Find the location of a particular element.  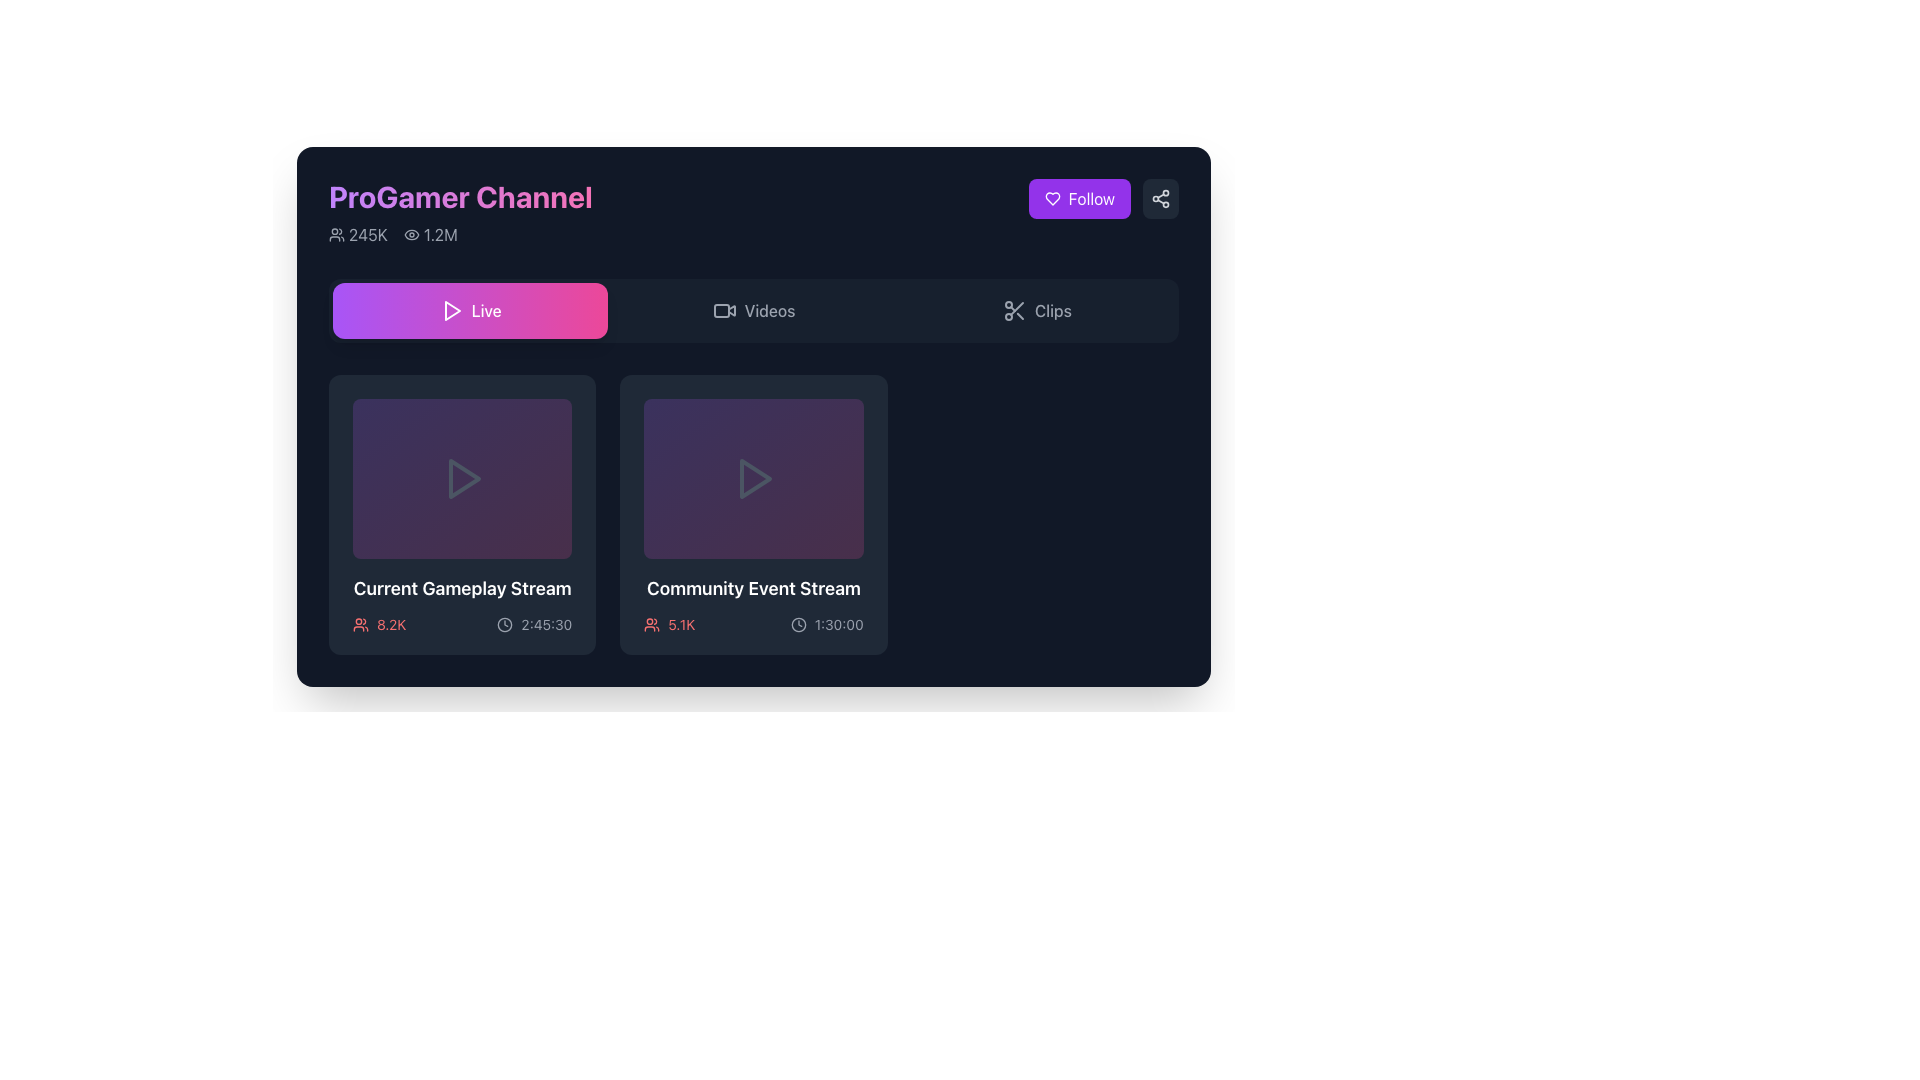

the 'Follow' button with a purple background and white heart icon to observe the hover effects is located at coordinates (1102, 199).